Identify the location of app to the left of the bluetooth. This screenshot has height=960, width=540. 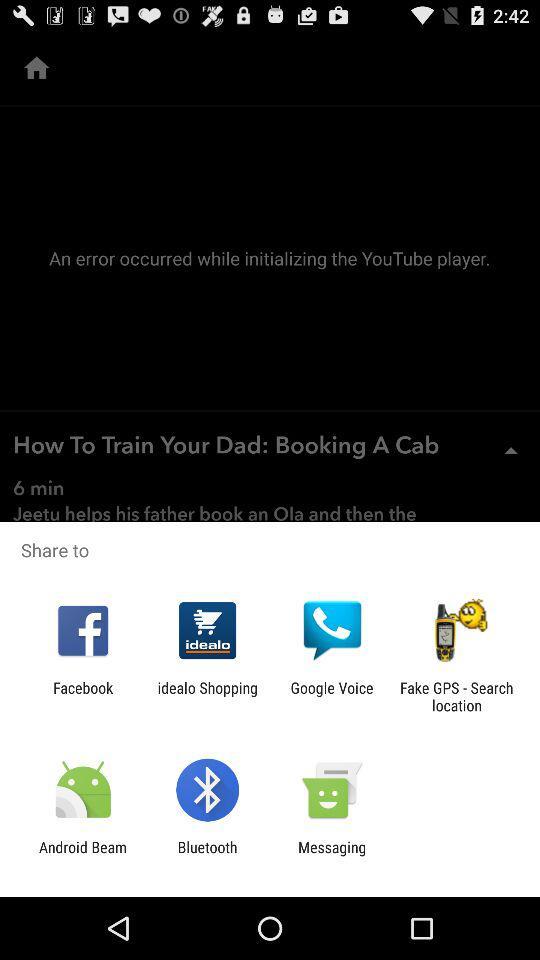
(82, 855).